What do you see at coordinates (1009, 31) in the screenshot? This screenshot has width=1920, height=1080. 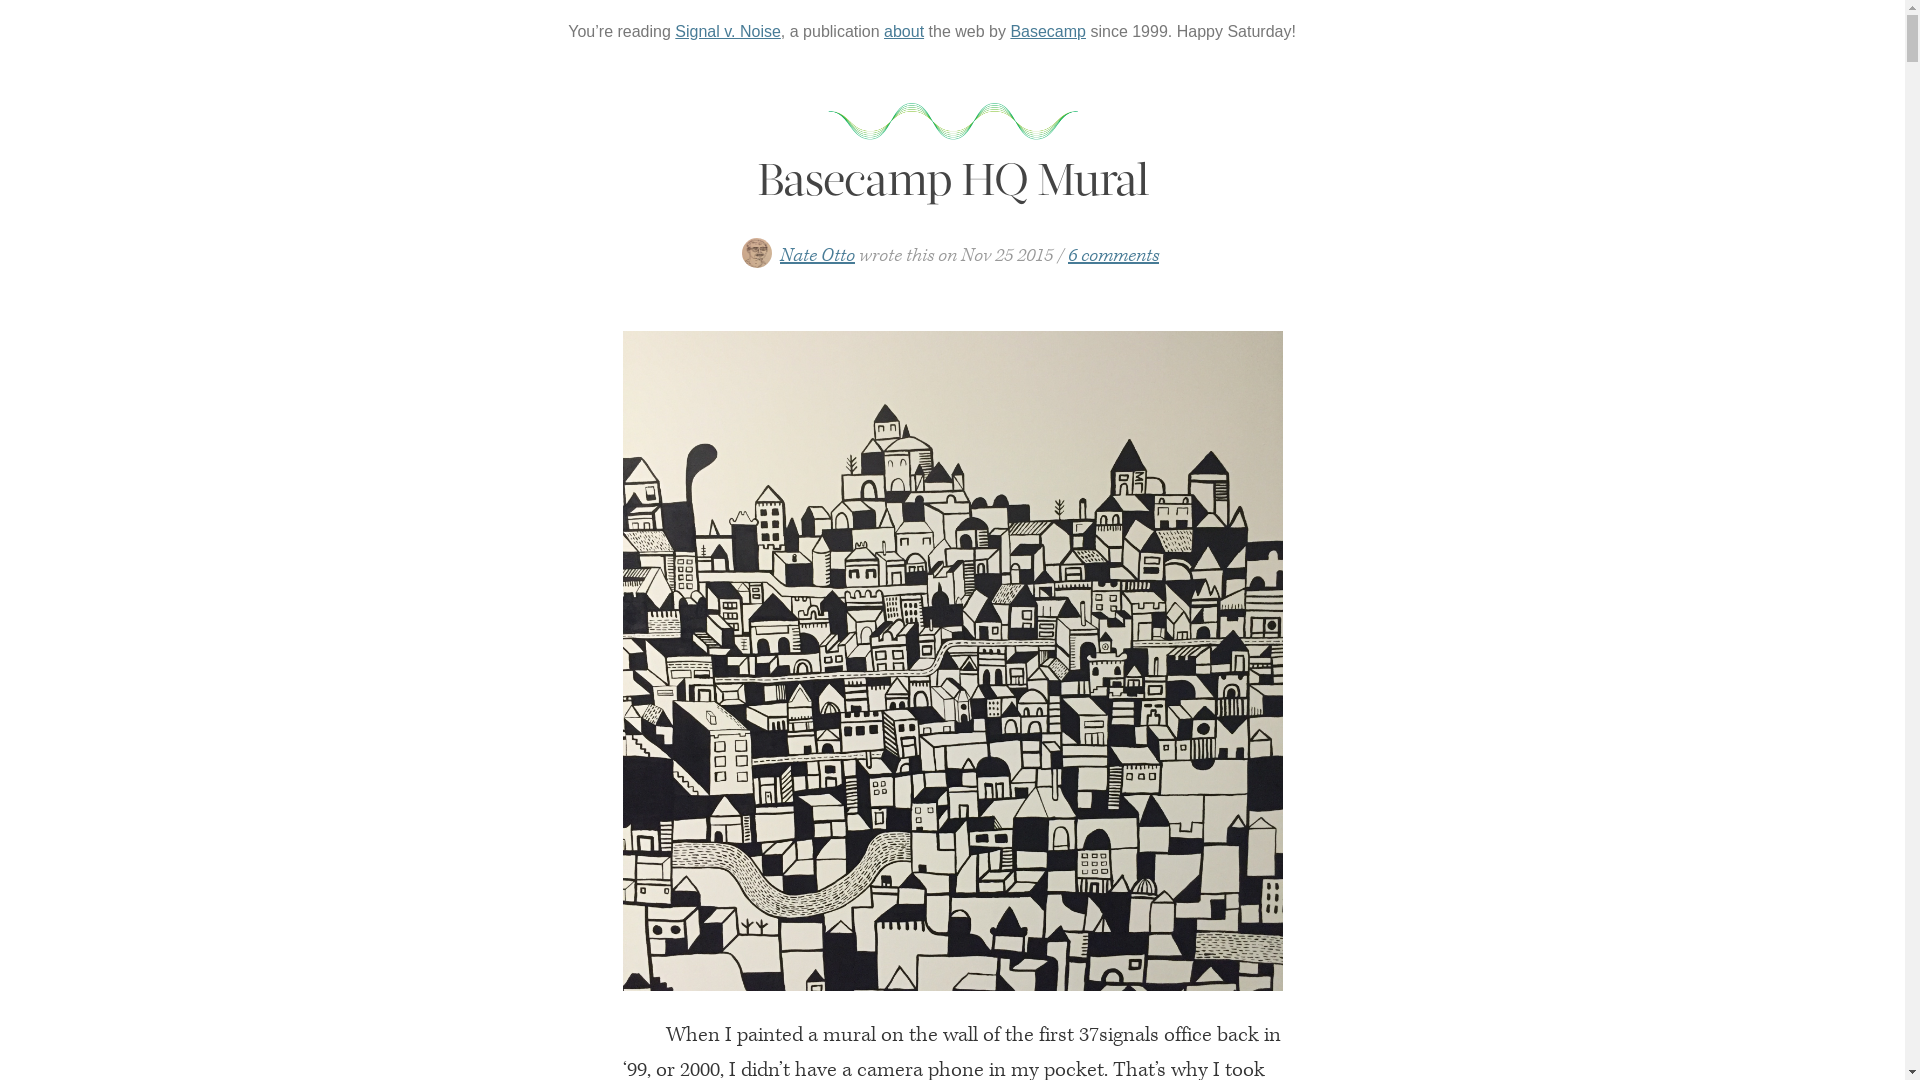 I see `'Basecamp'` at bounding box center [1009, 31].